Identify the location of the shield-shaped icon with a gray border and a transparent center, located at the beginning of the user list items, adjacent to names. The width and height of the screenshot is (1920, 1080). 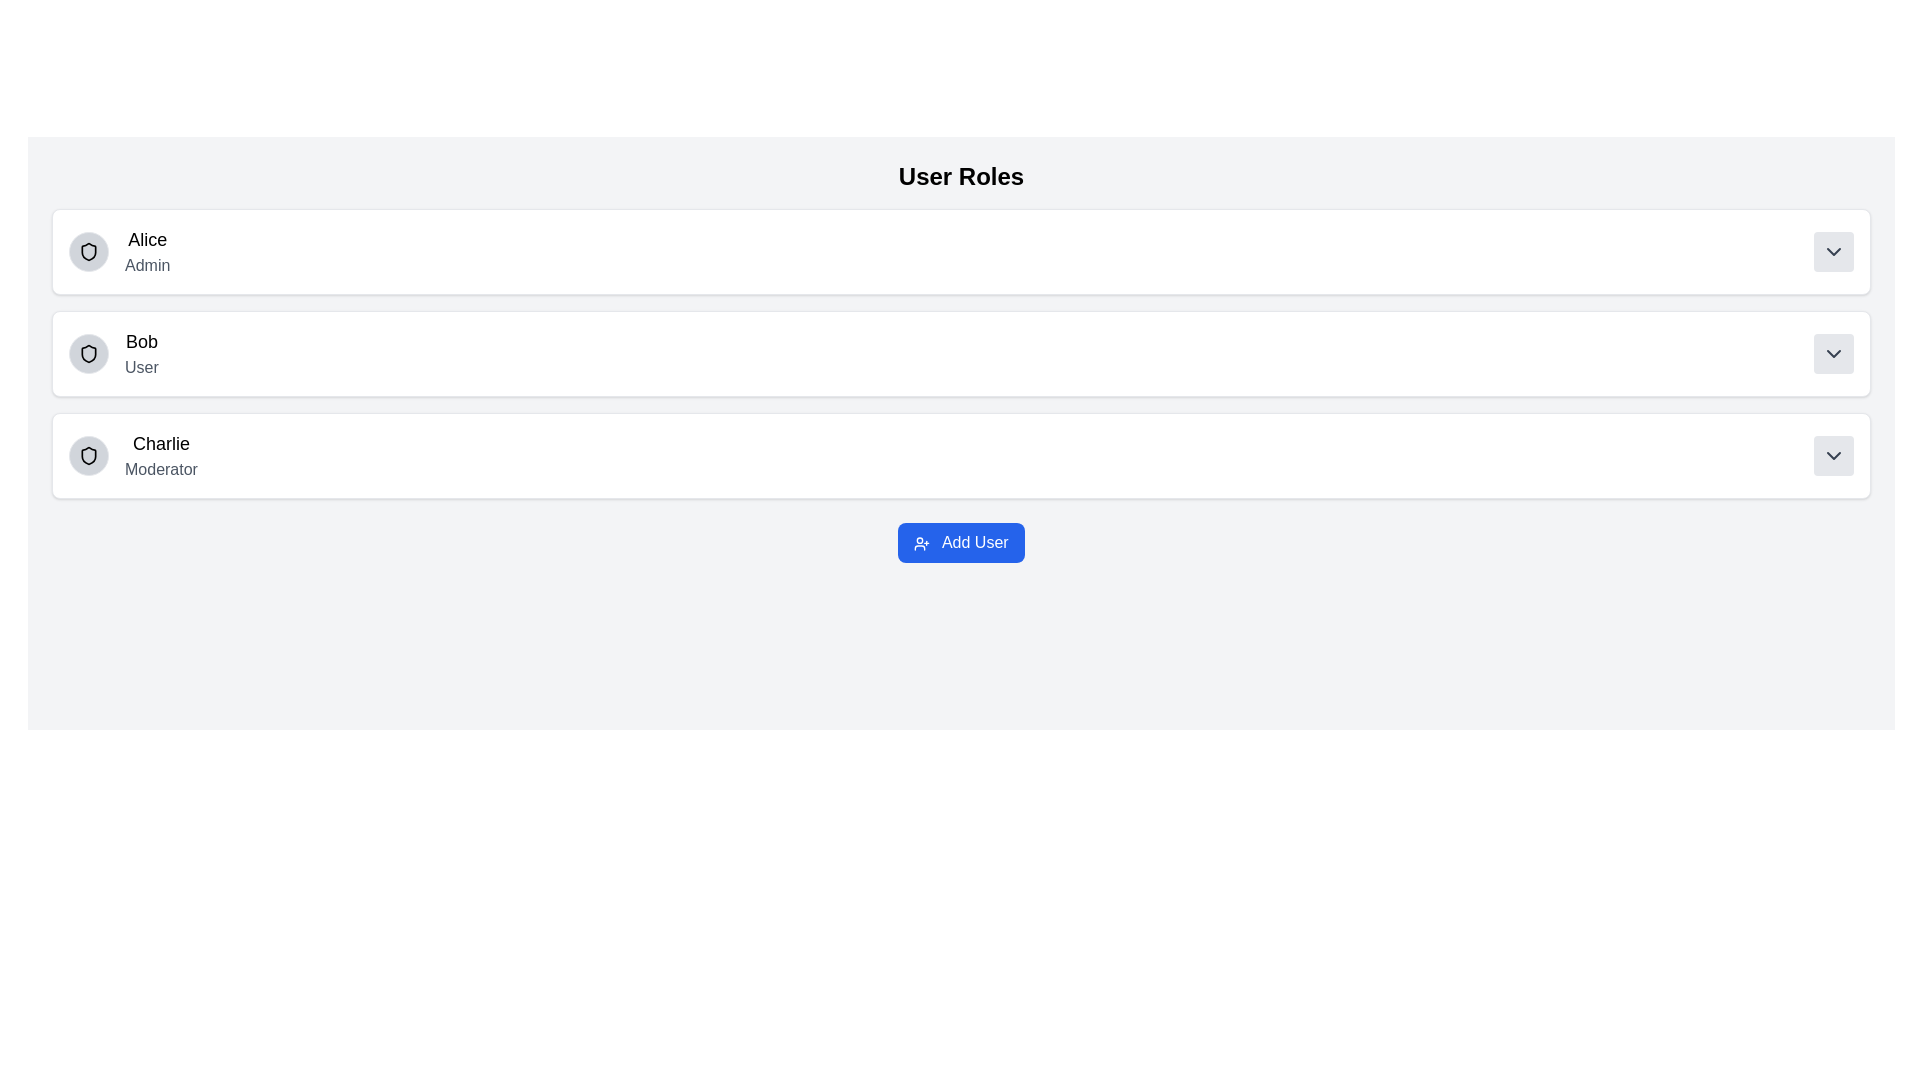
(88, 353).